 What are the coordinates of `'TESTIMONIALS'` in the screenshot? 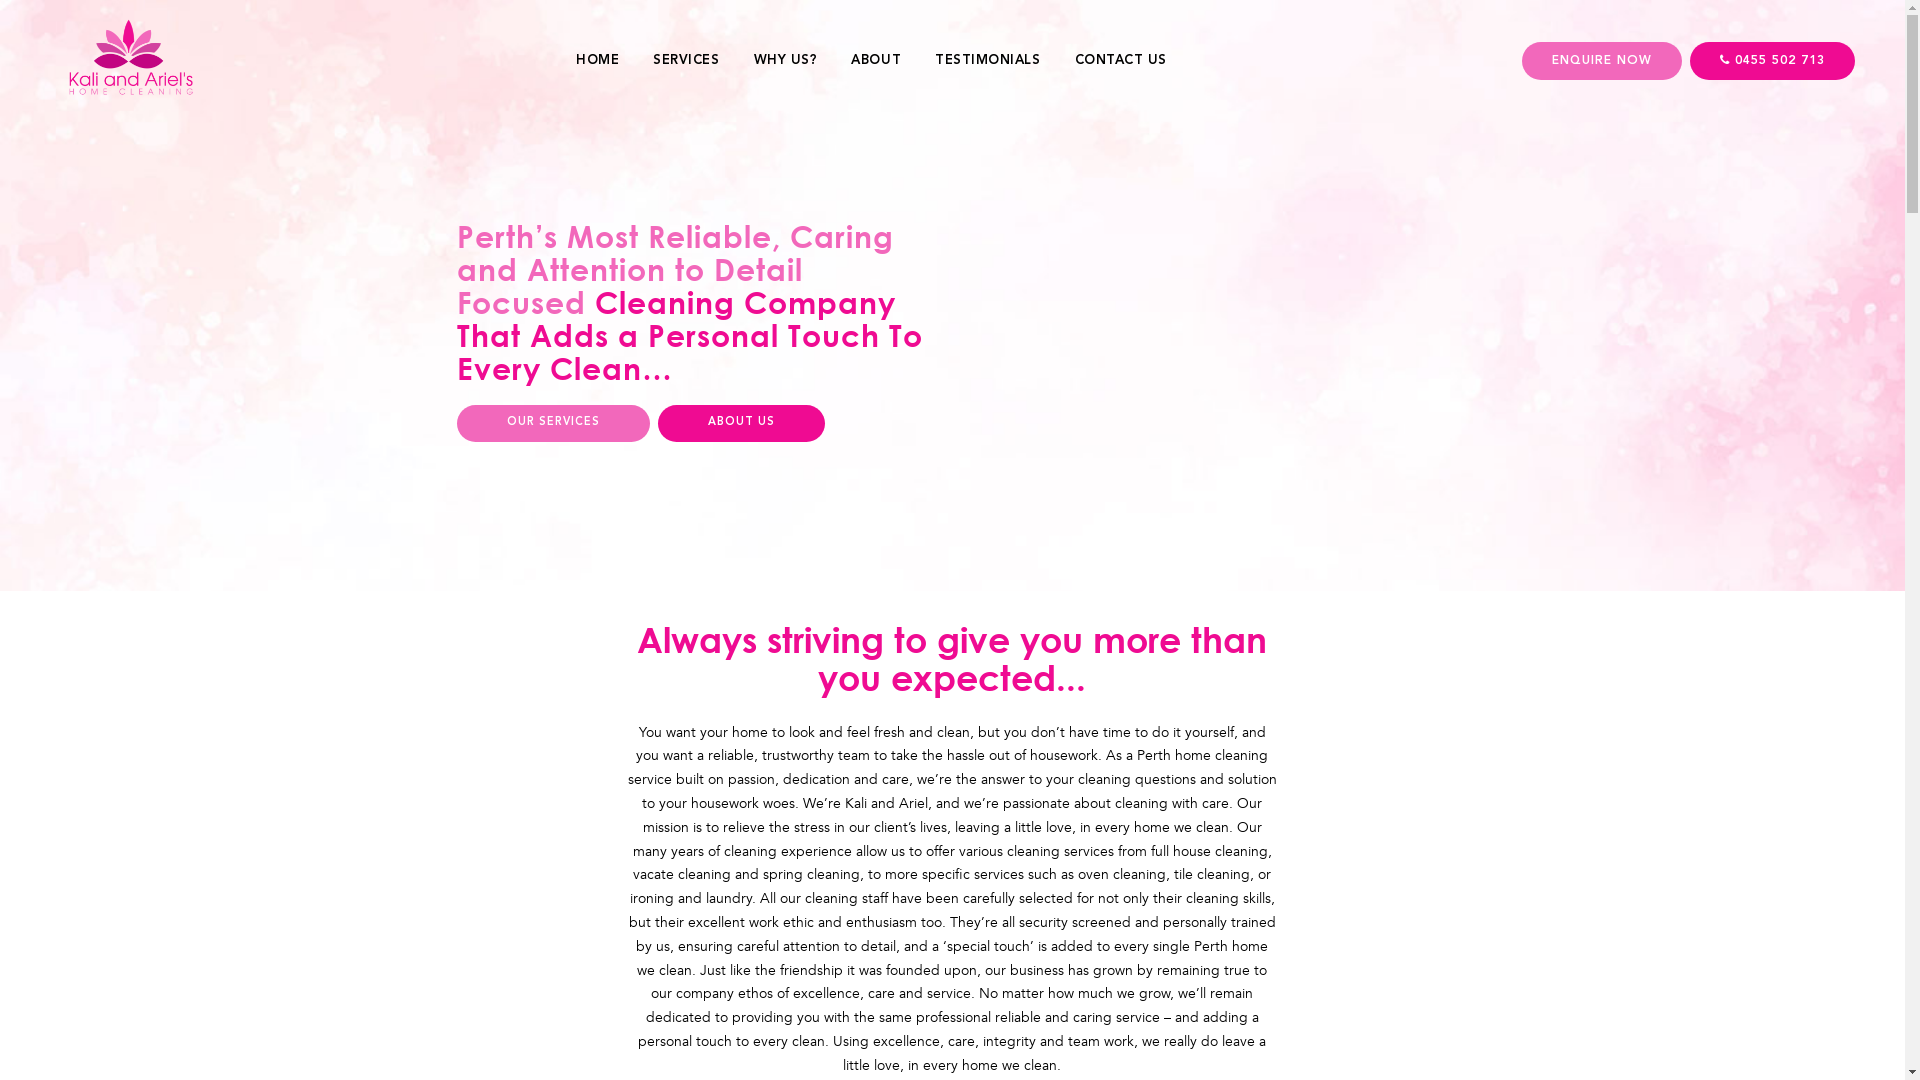 It's located at (987, 59).